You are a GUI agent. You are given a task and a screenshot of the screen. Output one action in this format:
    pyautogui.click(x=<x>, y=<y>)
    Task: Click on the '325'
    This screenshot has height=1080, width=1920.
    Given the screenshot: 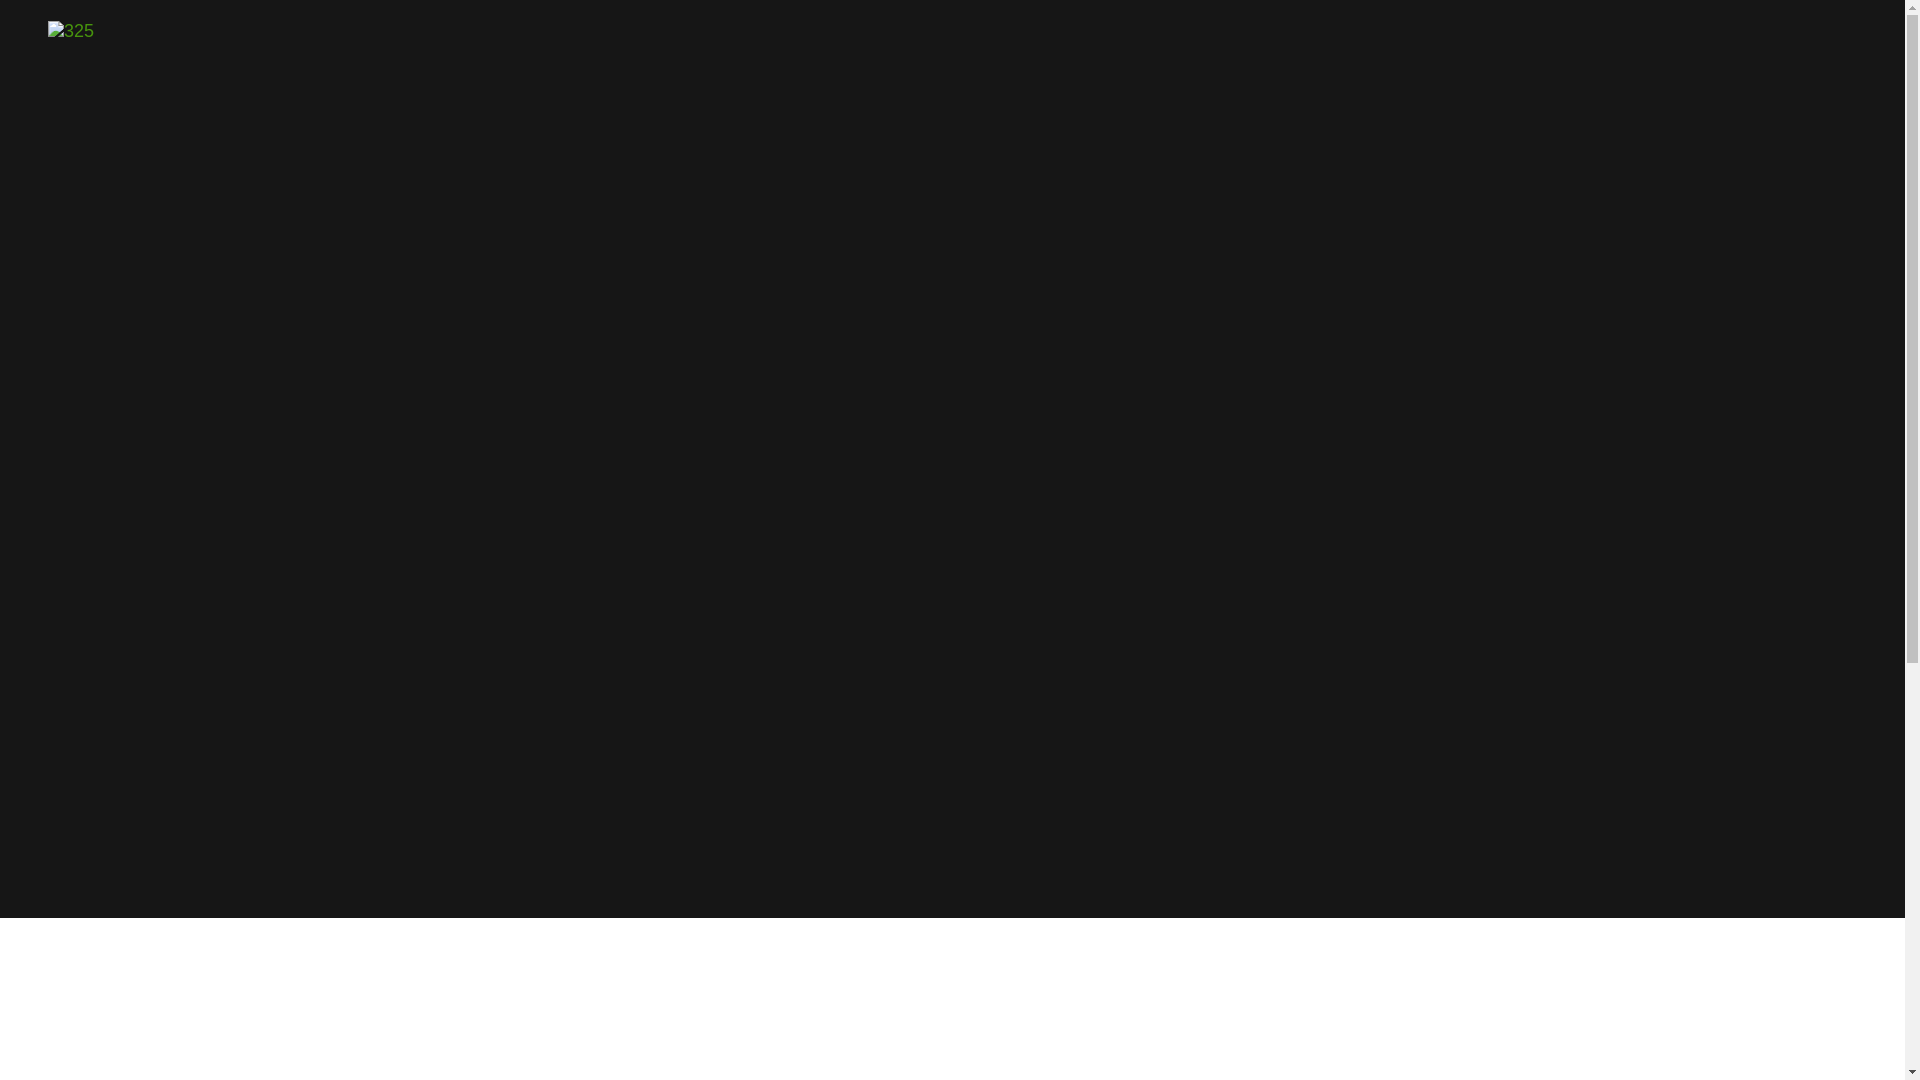 What is the action you would take?
    pyautogui.click(x=48, y=29)
    